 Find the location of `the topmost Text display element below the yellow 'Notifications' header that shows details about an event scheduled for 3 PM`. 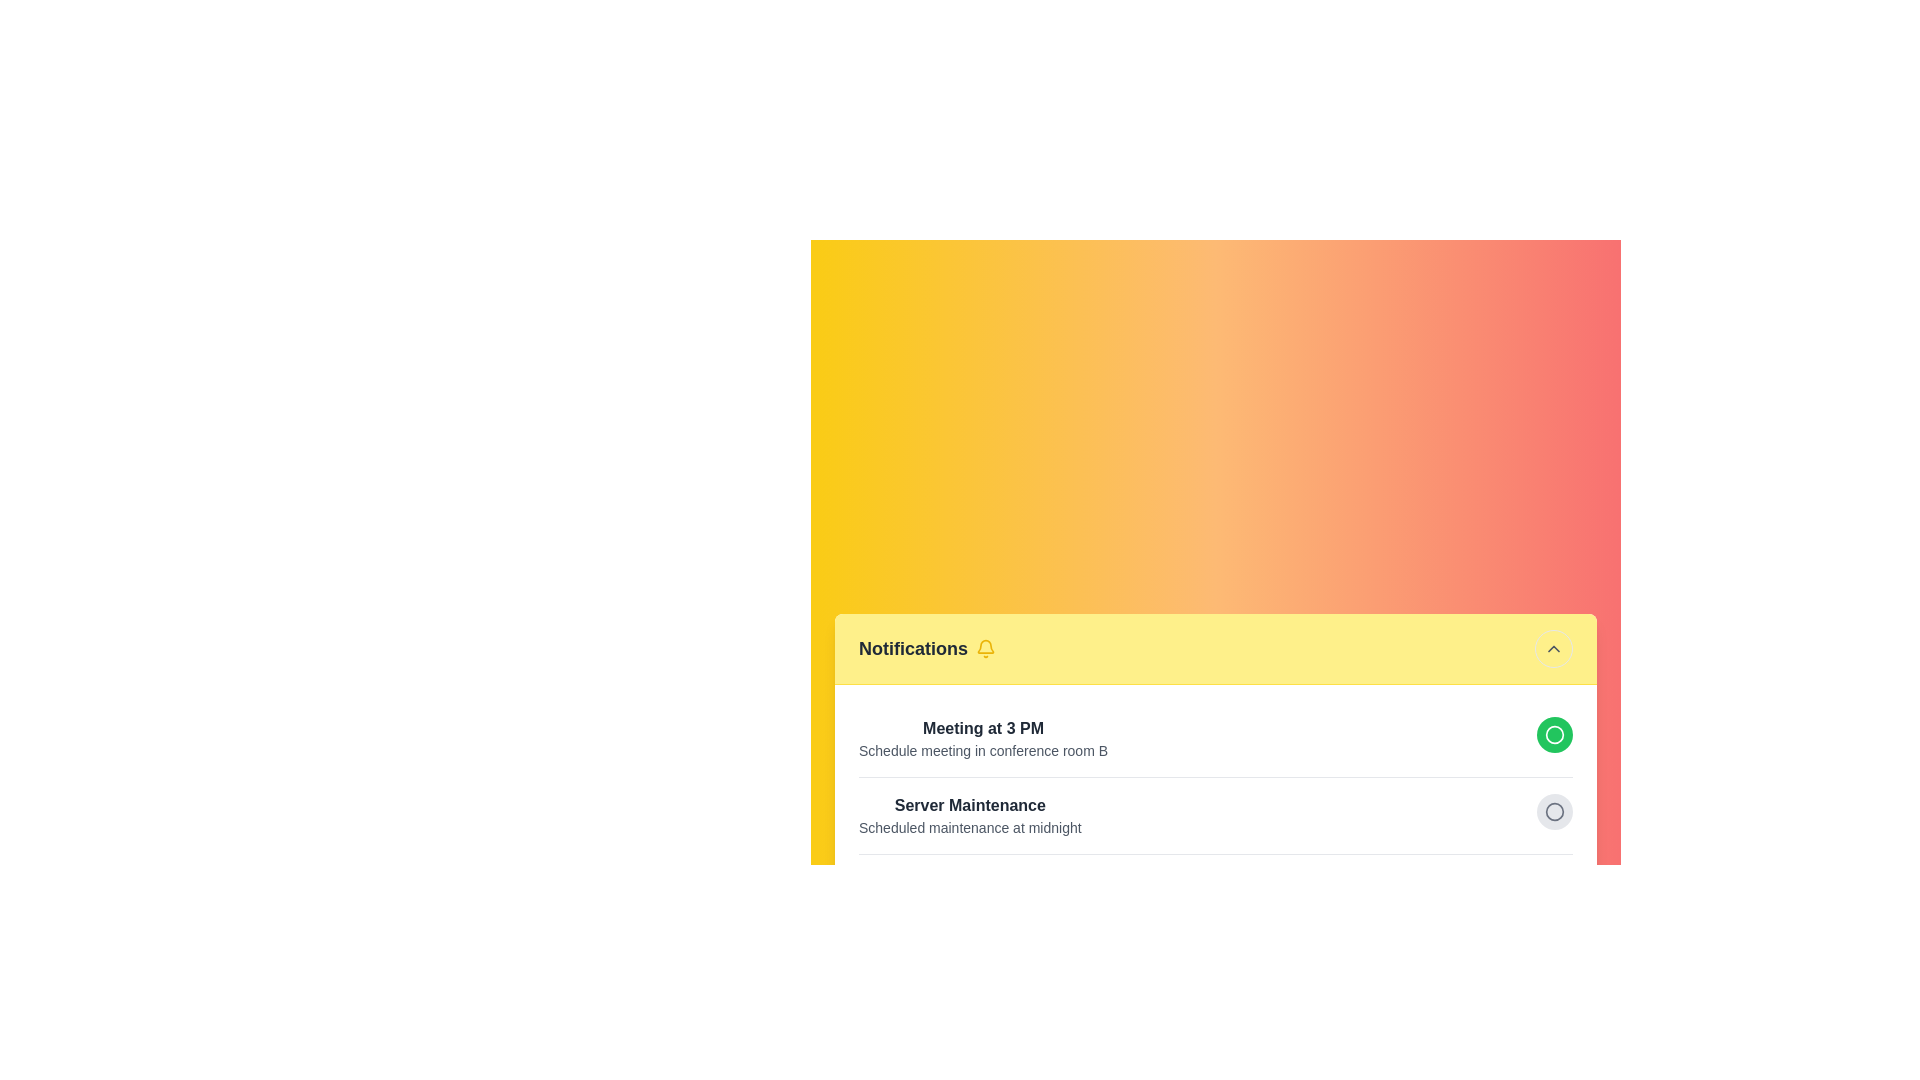

the topmost Text display element below the yellow 'Notifications' header that shows details about an event scheduled for 3 PM is located at coordinates (983, 738).